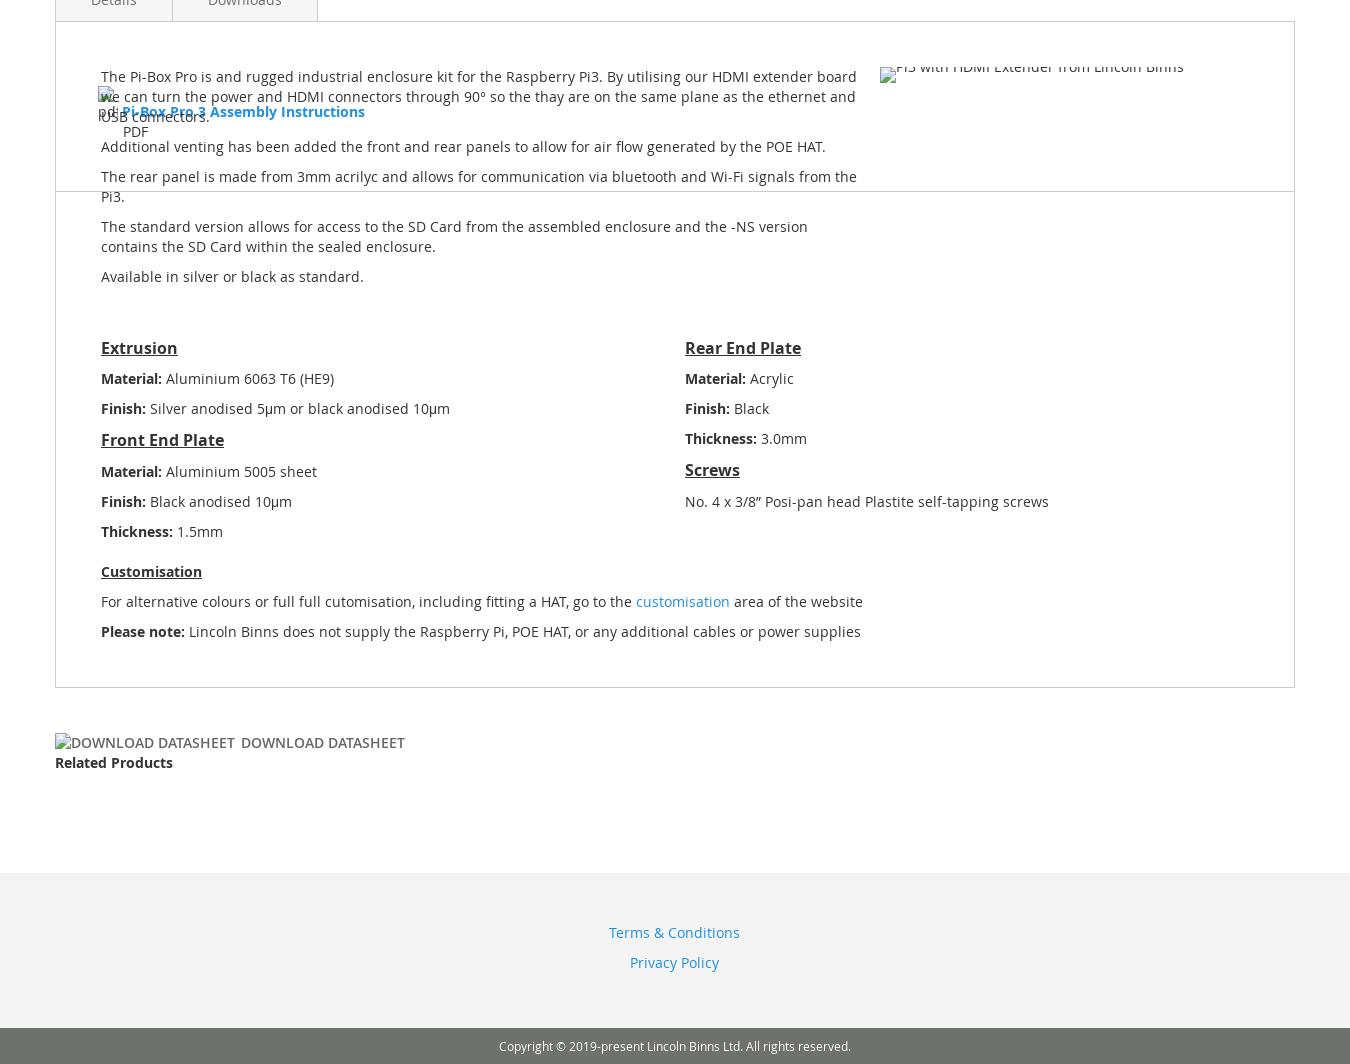 This screenshot has height=1064, width=1350. What do you see at coordinates (866, 501) in the screenshot?
I see `'No. 4 x 3/8” Posi-pan head Plastite self-tapping screws'` at bounding box center [866, 501].